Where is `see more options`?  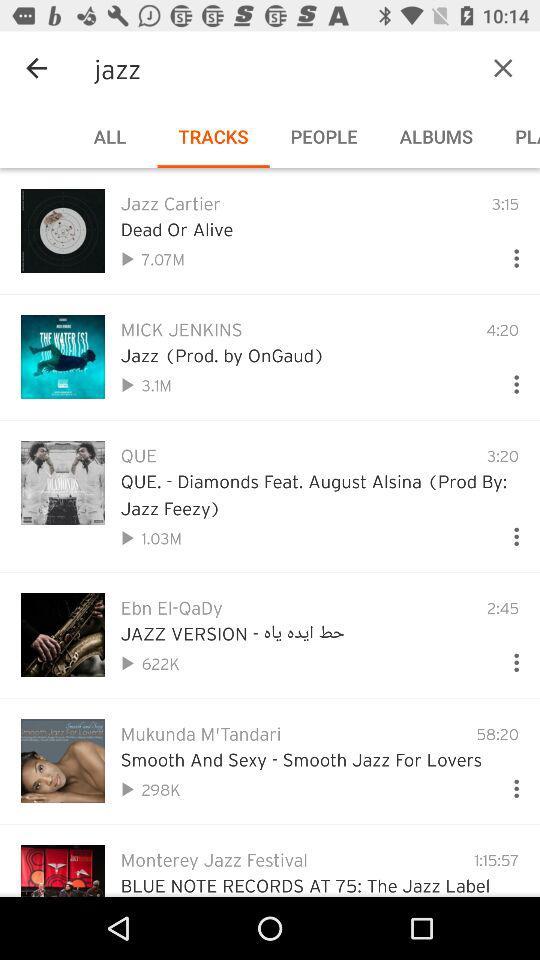 see more options is located at coordinates (508, 379).